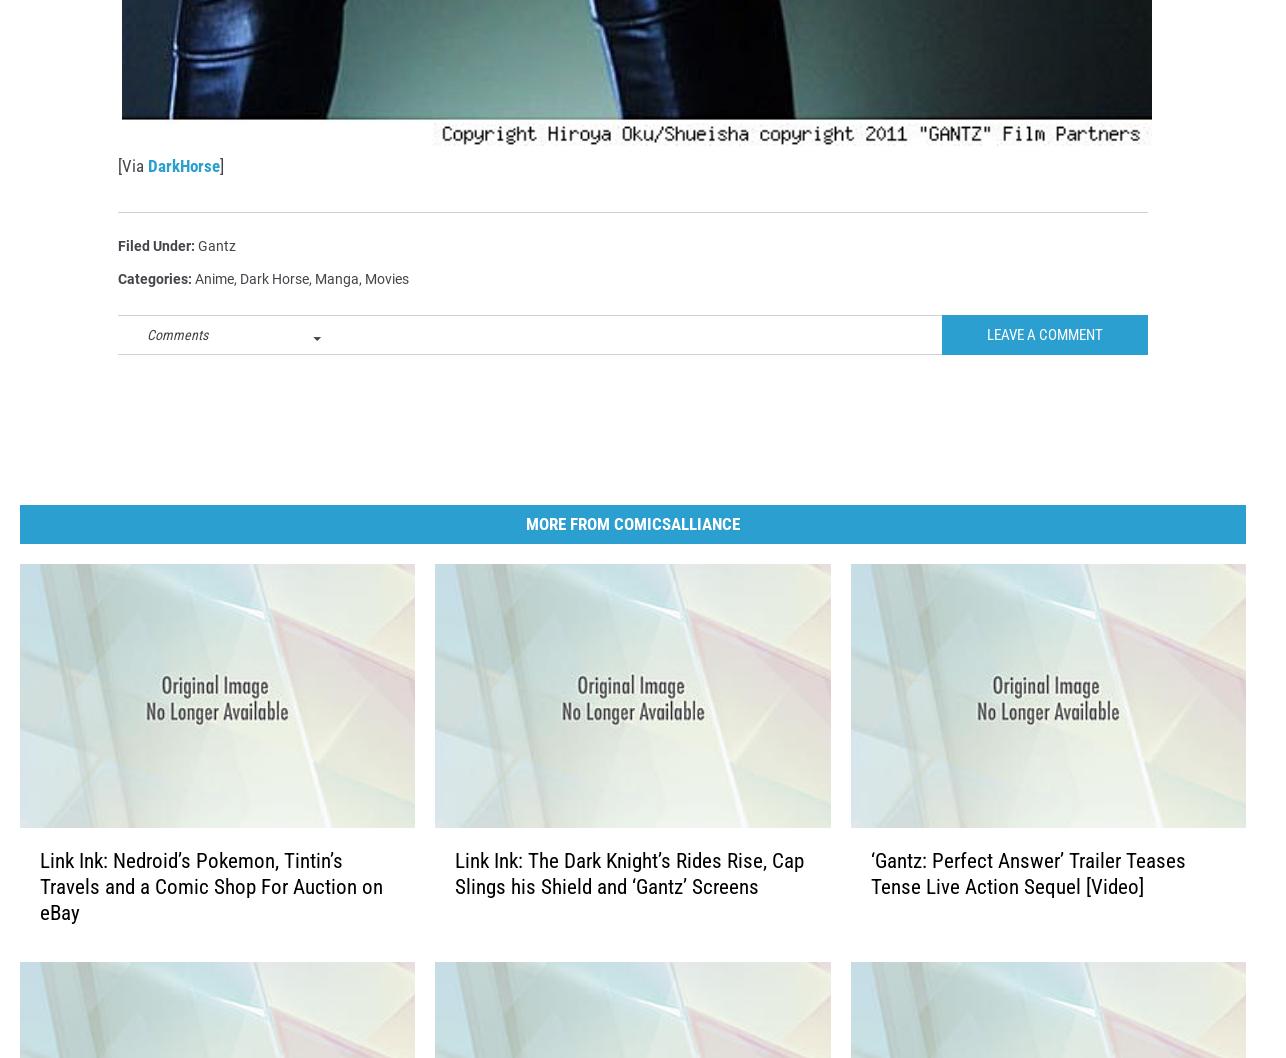 Image resolution: width=1286 pixels, height=1058 pixels. I want to click on 'Movies', so click(385, 310).